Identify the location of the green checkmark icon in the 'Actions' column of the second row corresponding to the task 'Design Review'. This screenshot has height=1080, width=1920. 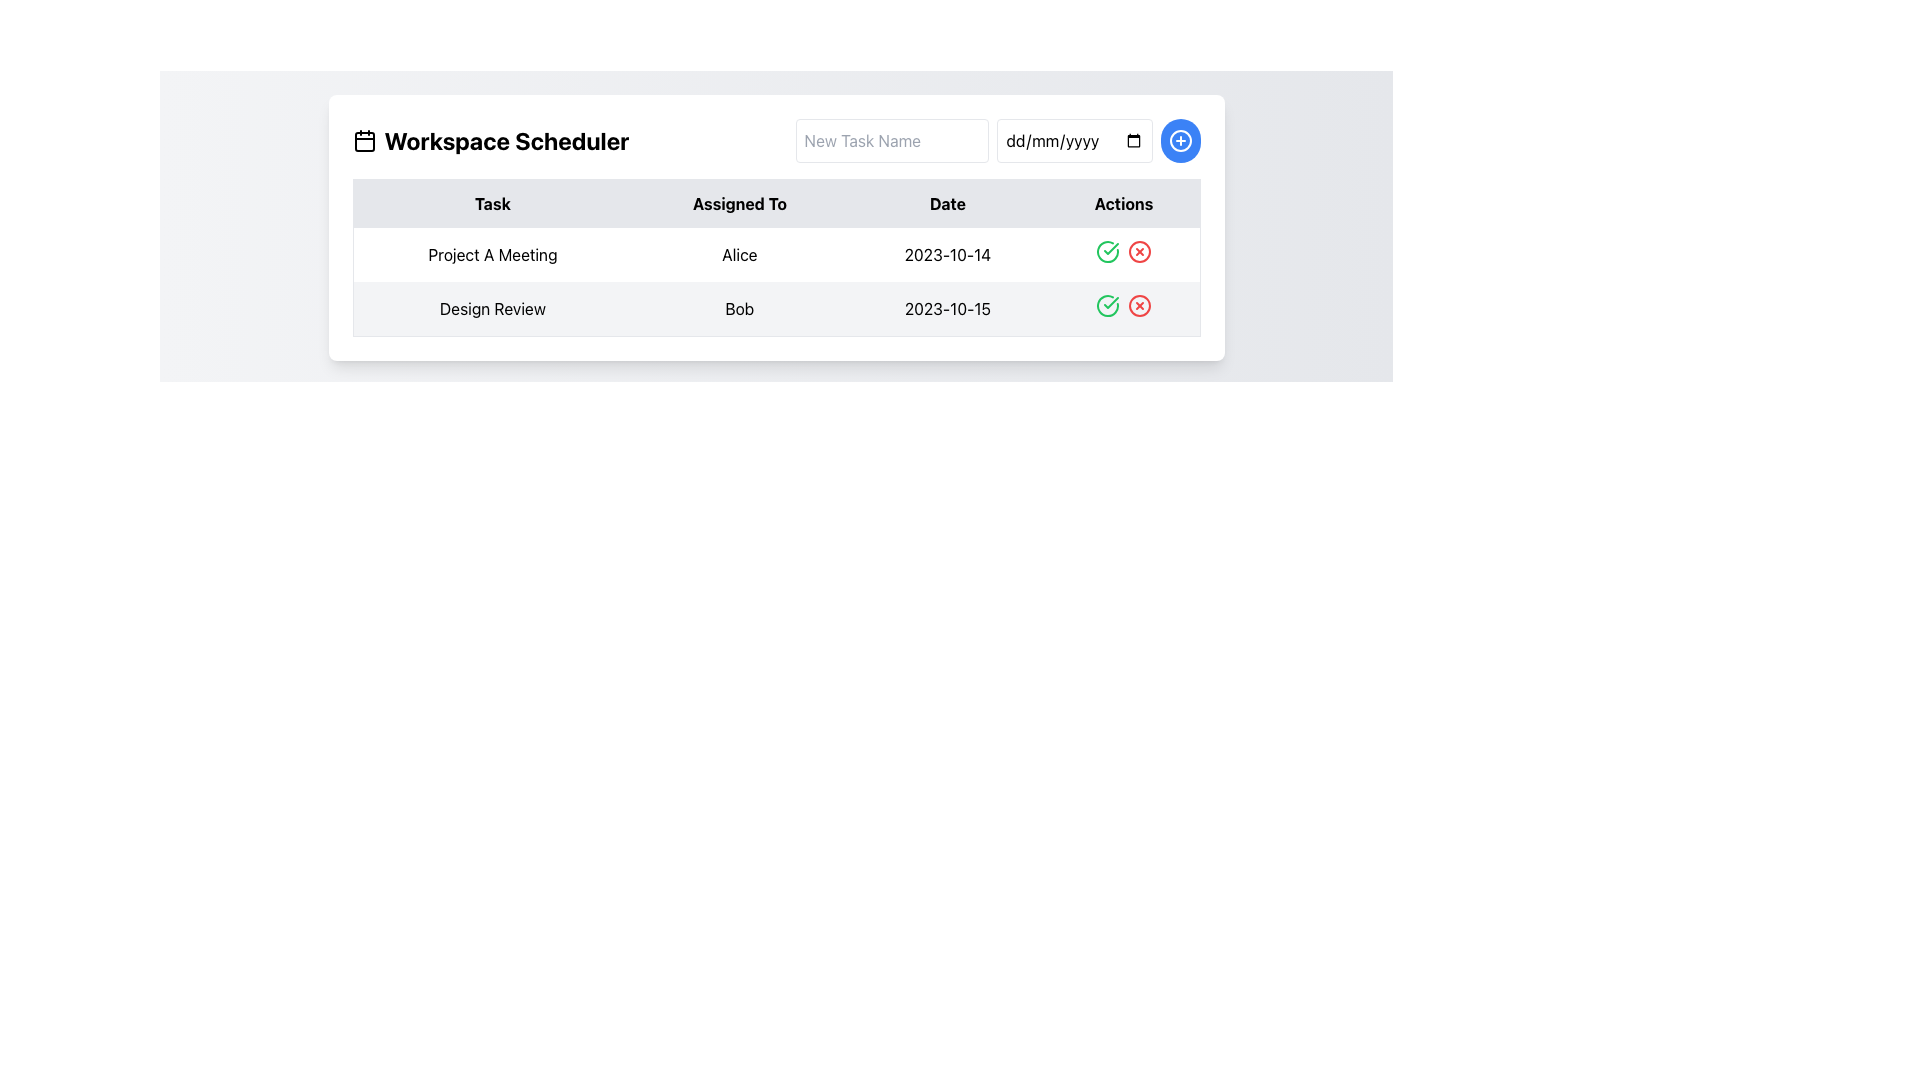
(1110, 303).